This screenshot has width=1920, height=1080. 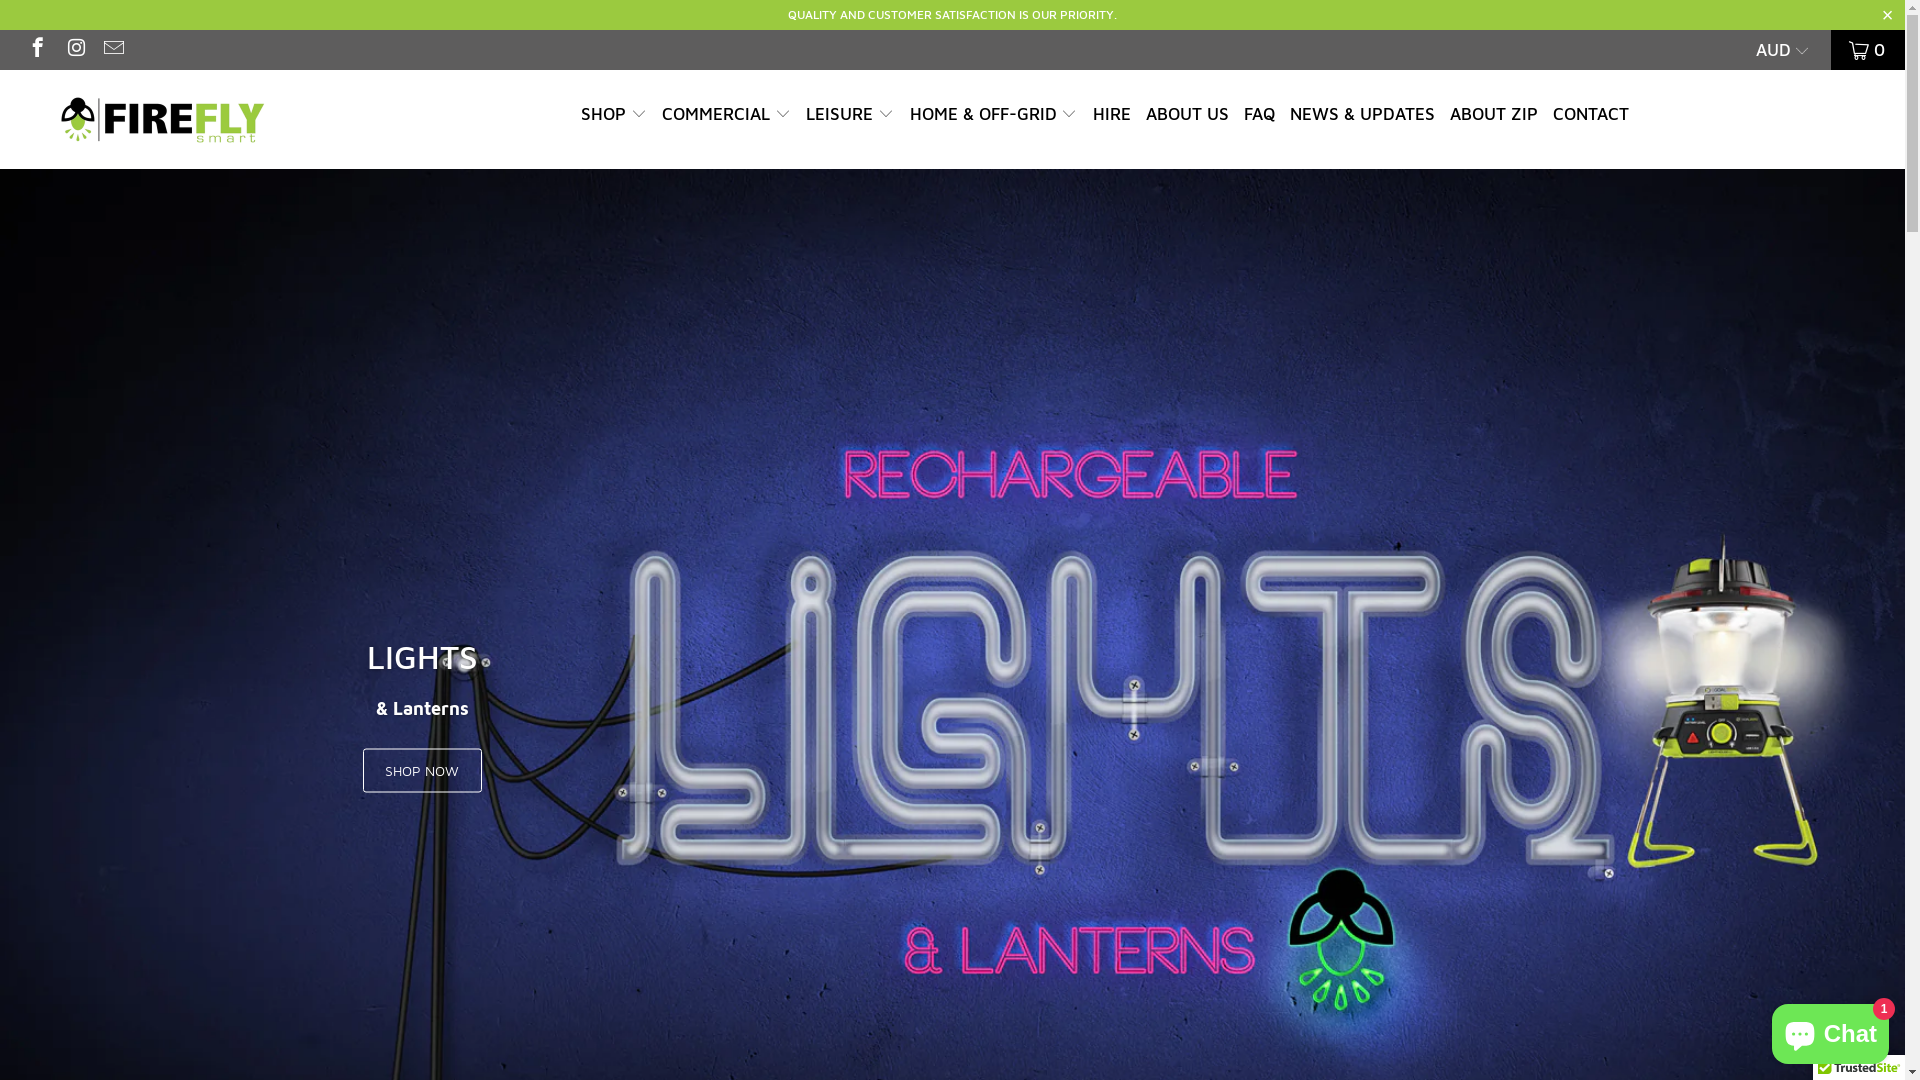 I want to click on 'SHOP', so click(x=613, y=115).